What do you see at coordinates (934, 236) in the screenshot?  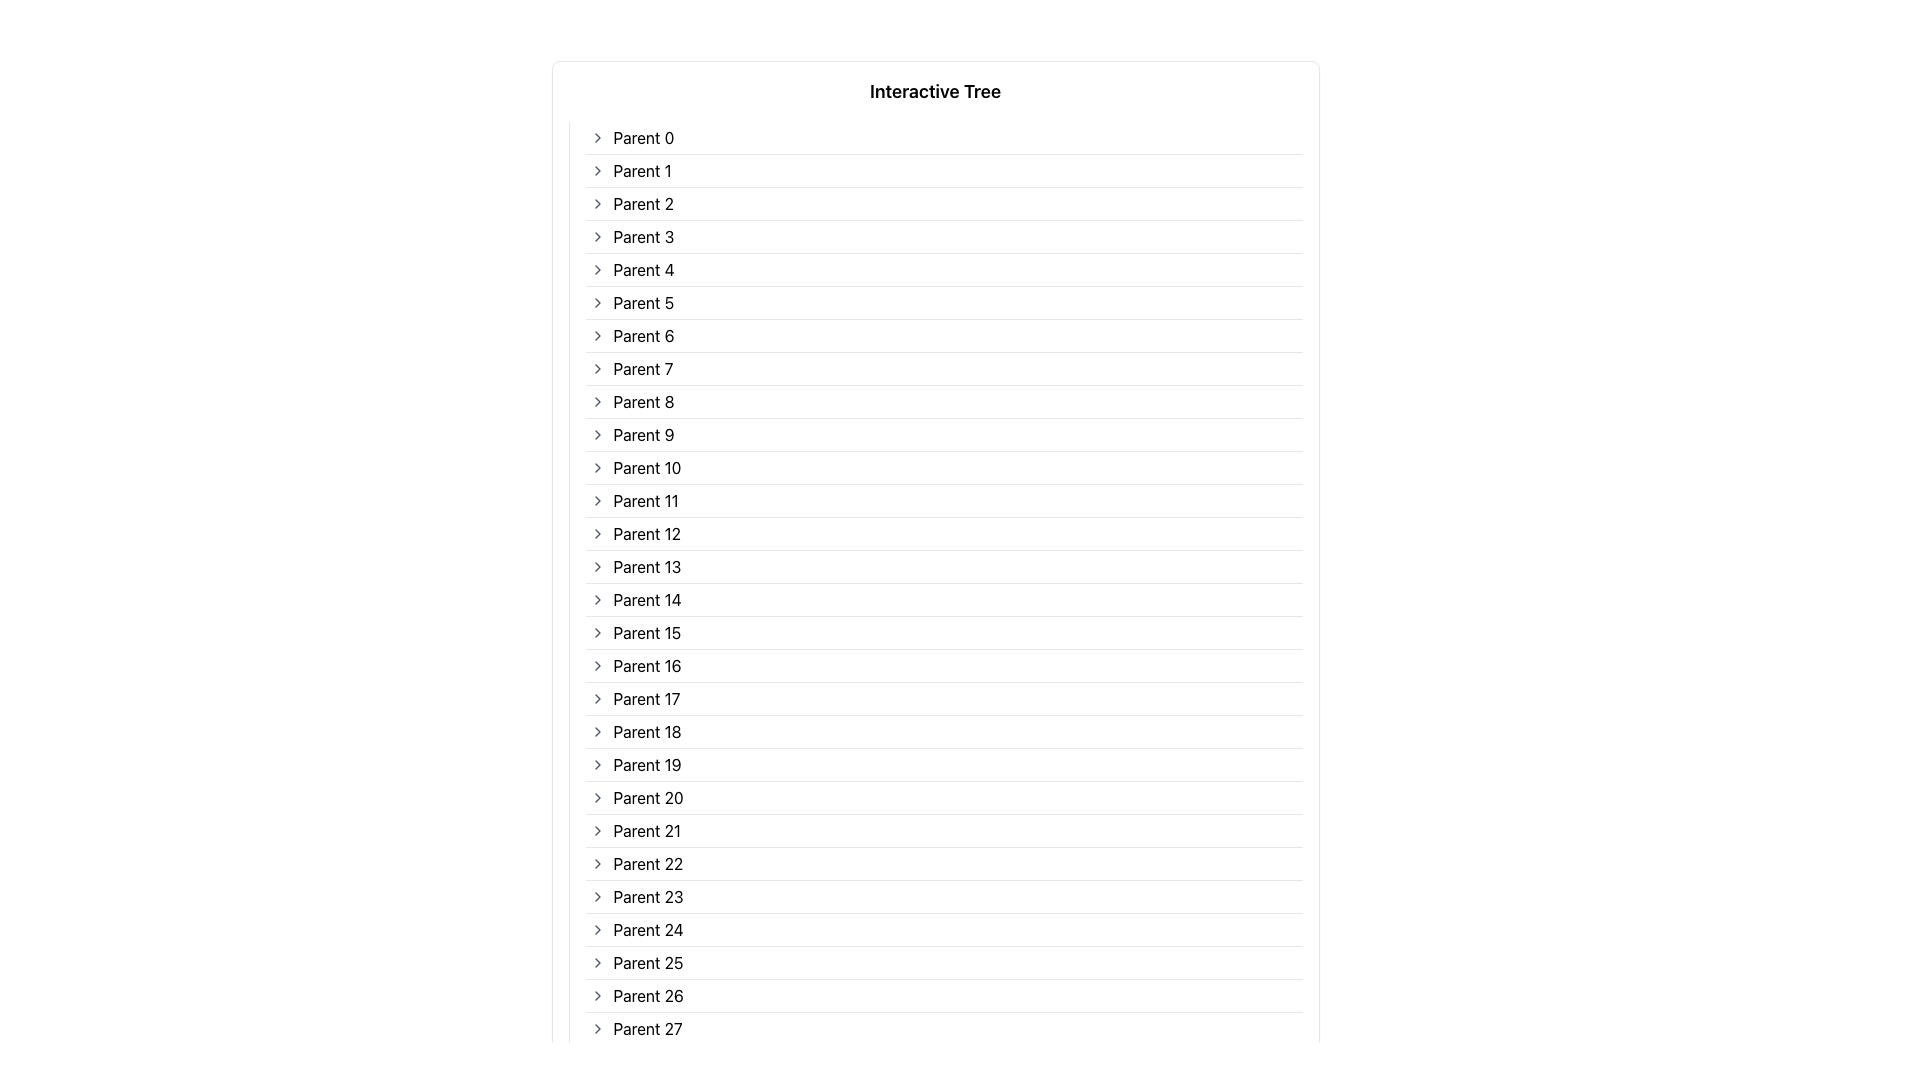 I see `the fourth item in the 'Interactive Tree' list` at bounding box center [934, 236].